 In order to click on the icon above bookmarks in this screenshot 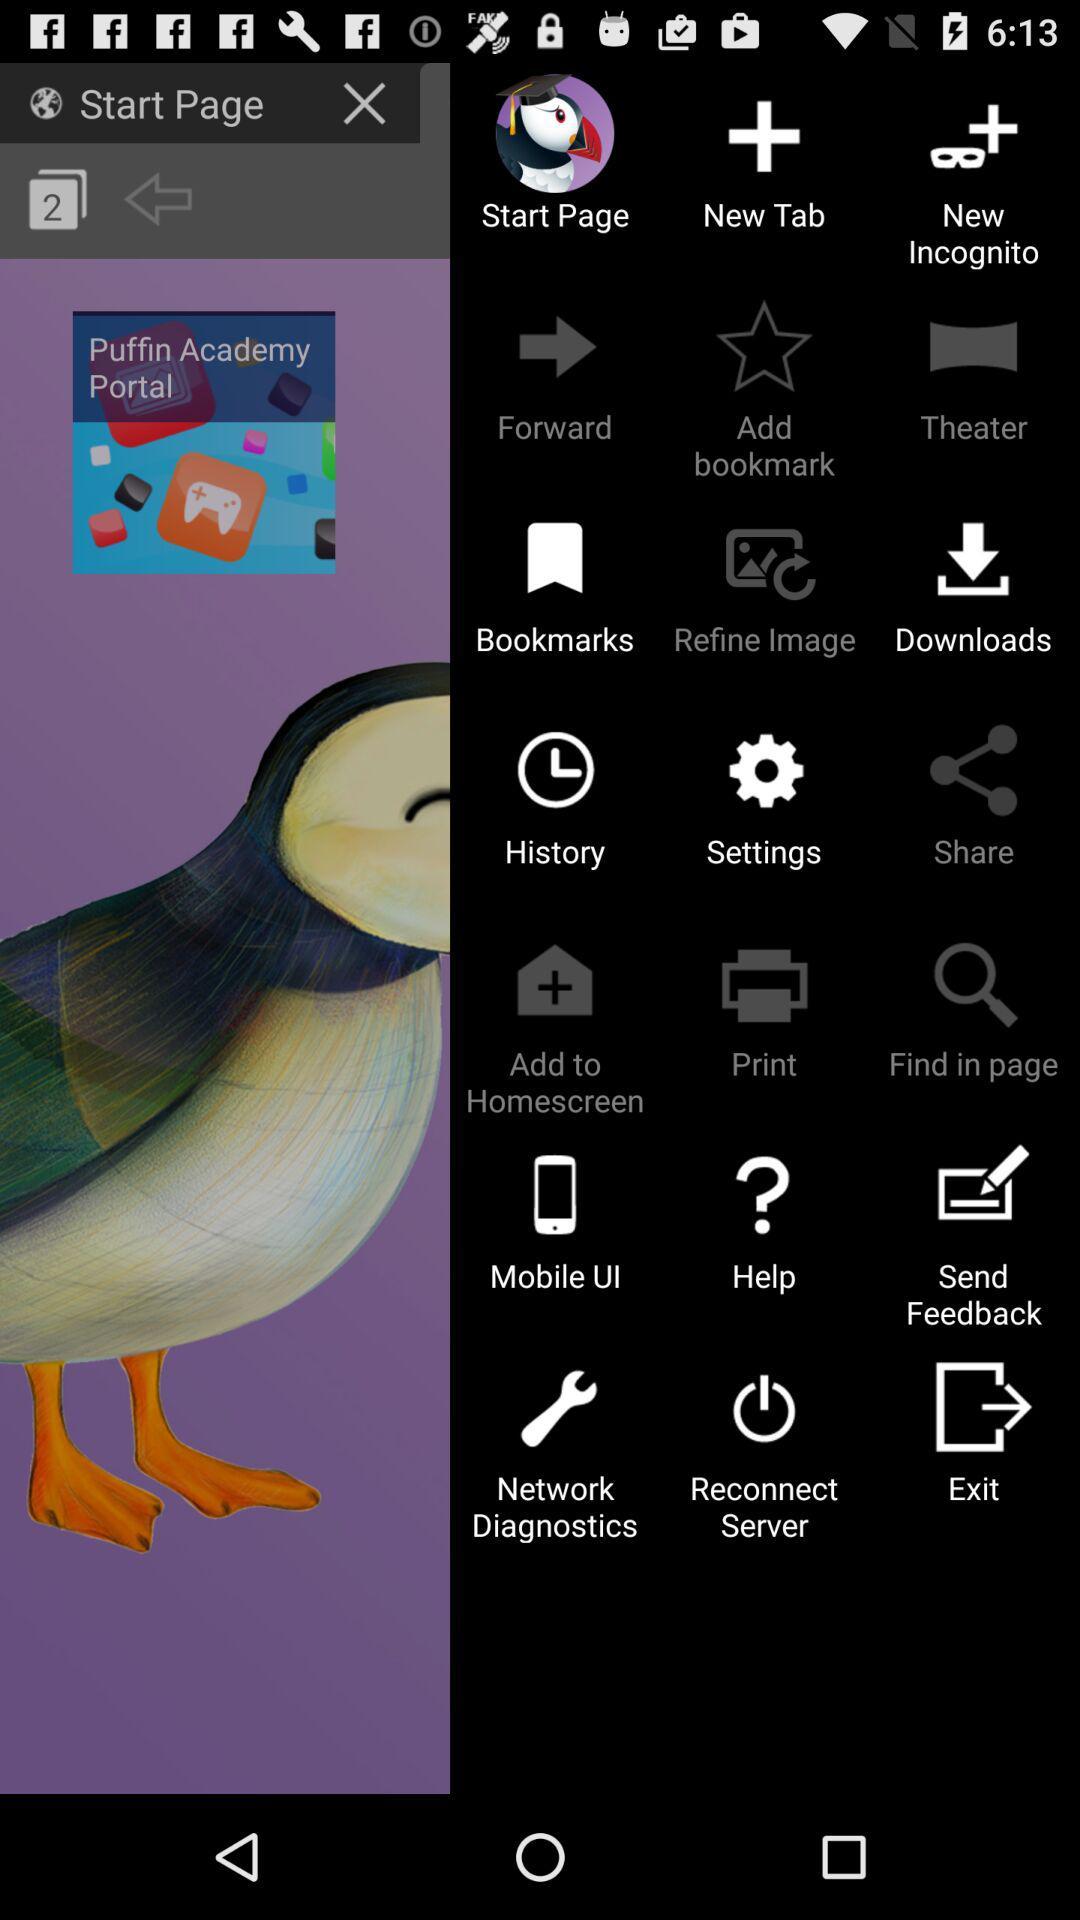, I will do `click(555, 557)`.